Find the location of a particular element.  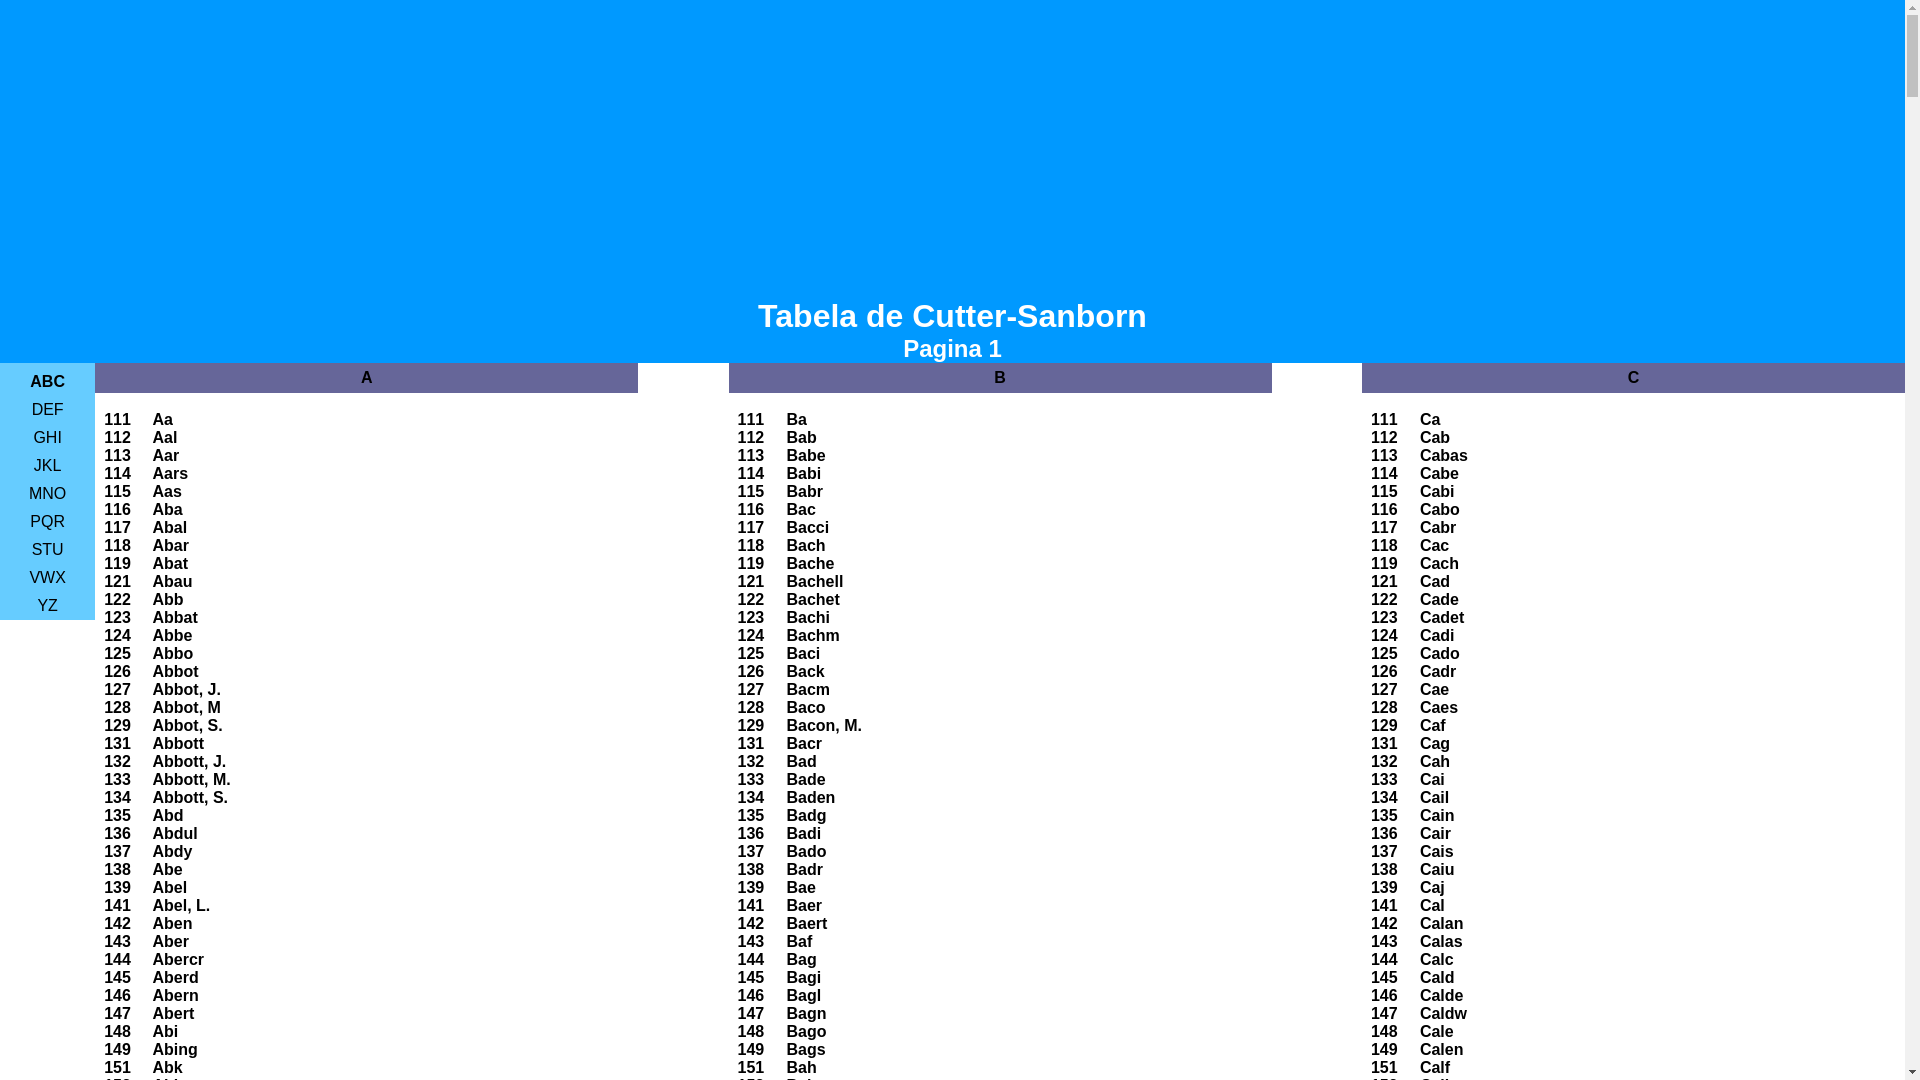

'DEF' is located at coordinates (48, 408).